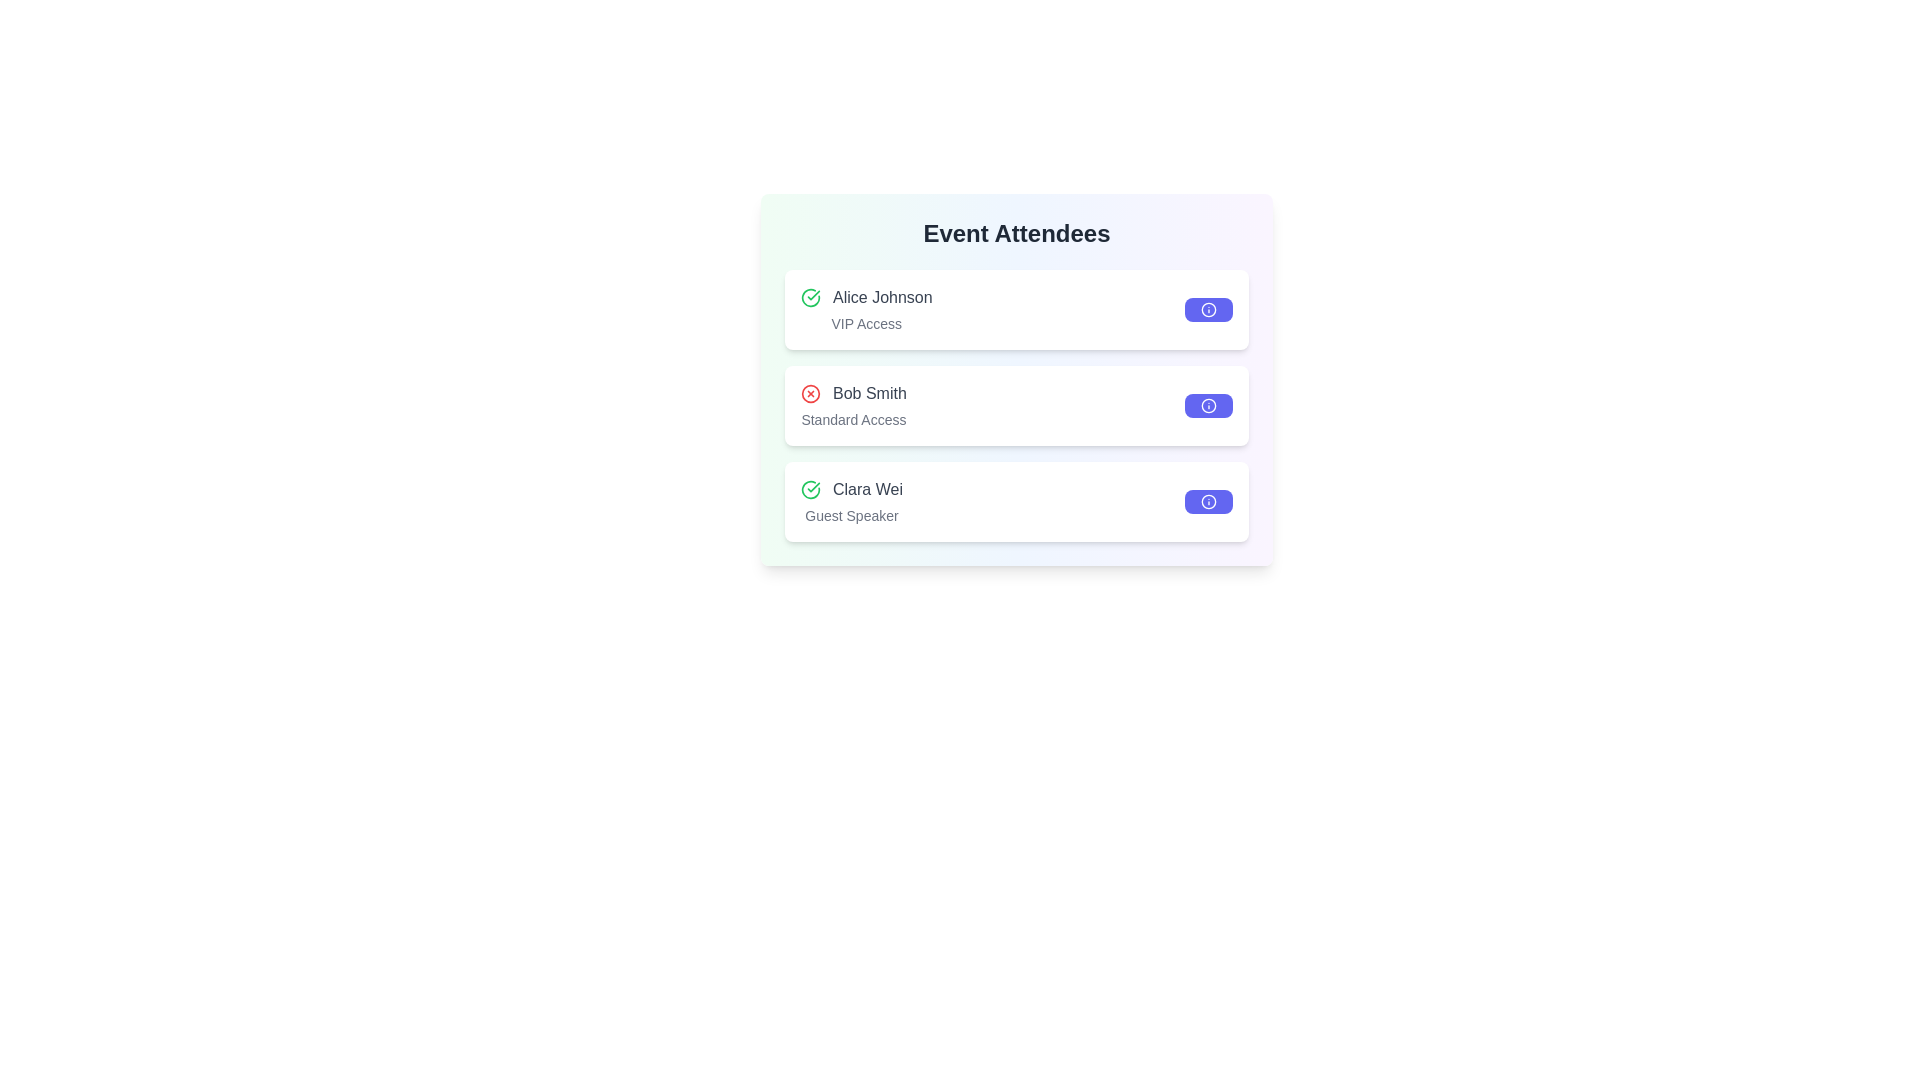  Describe the element at coordinates (1208, 405) in the screenshot. I see `the 'info' button for Bob Smith to view their details` at that location.